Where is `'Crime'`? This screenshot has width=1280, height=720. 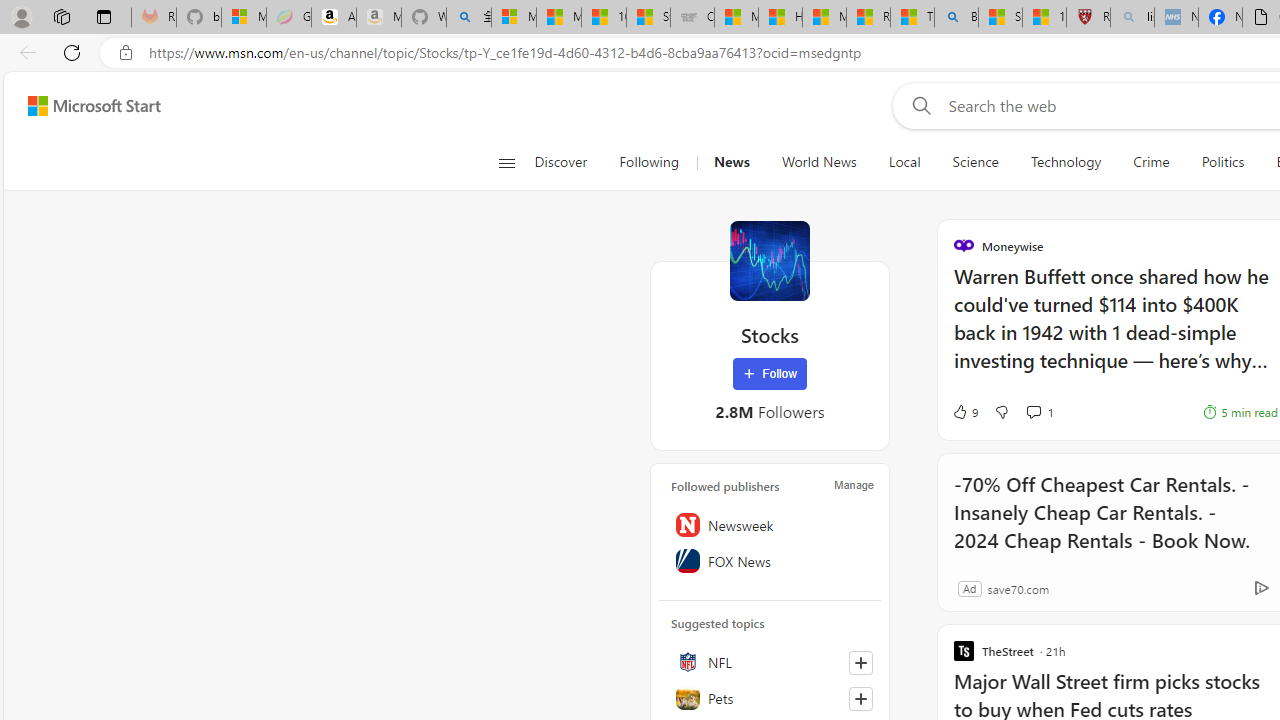 'Crime' is located at coordinates (1151, 162).